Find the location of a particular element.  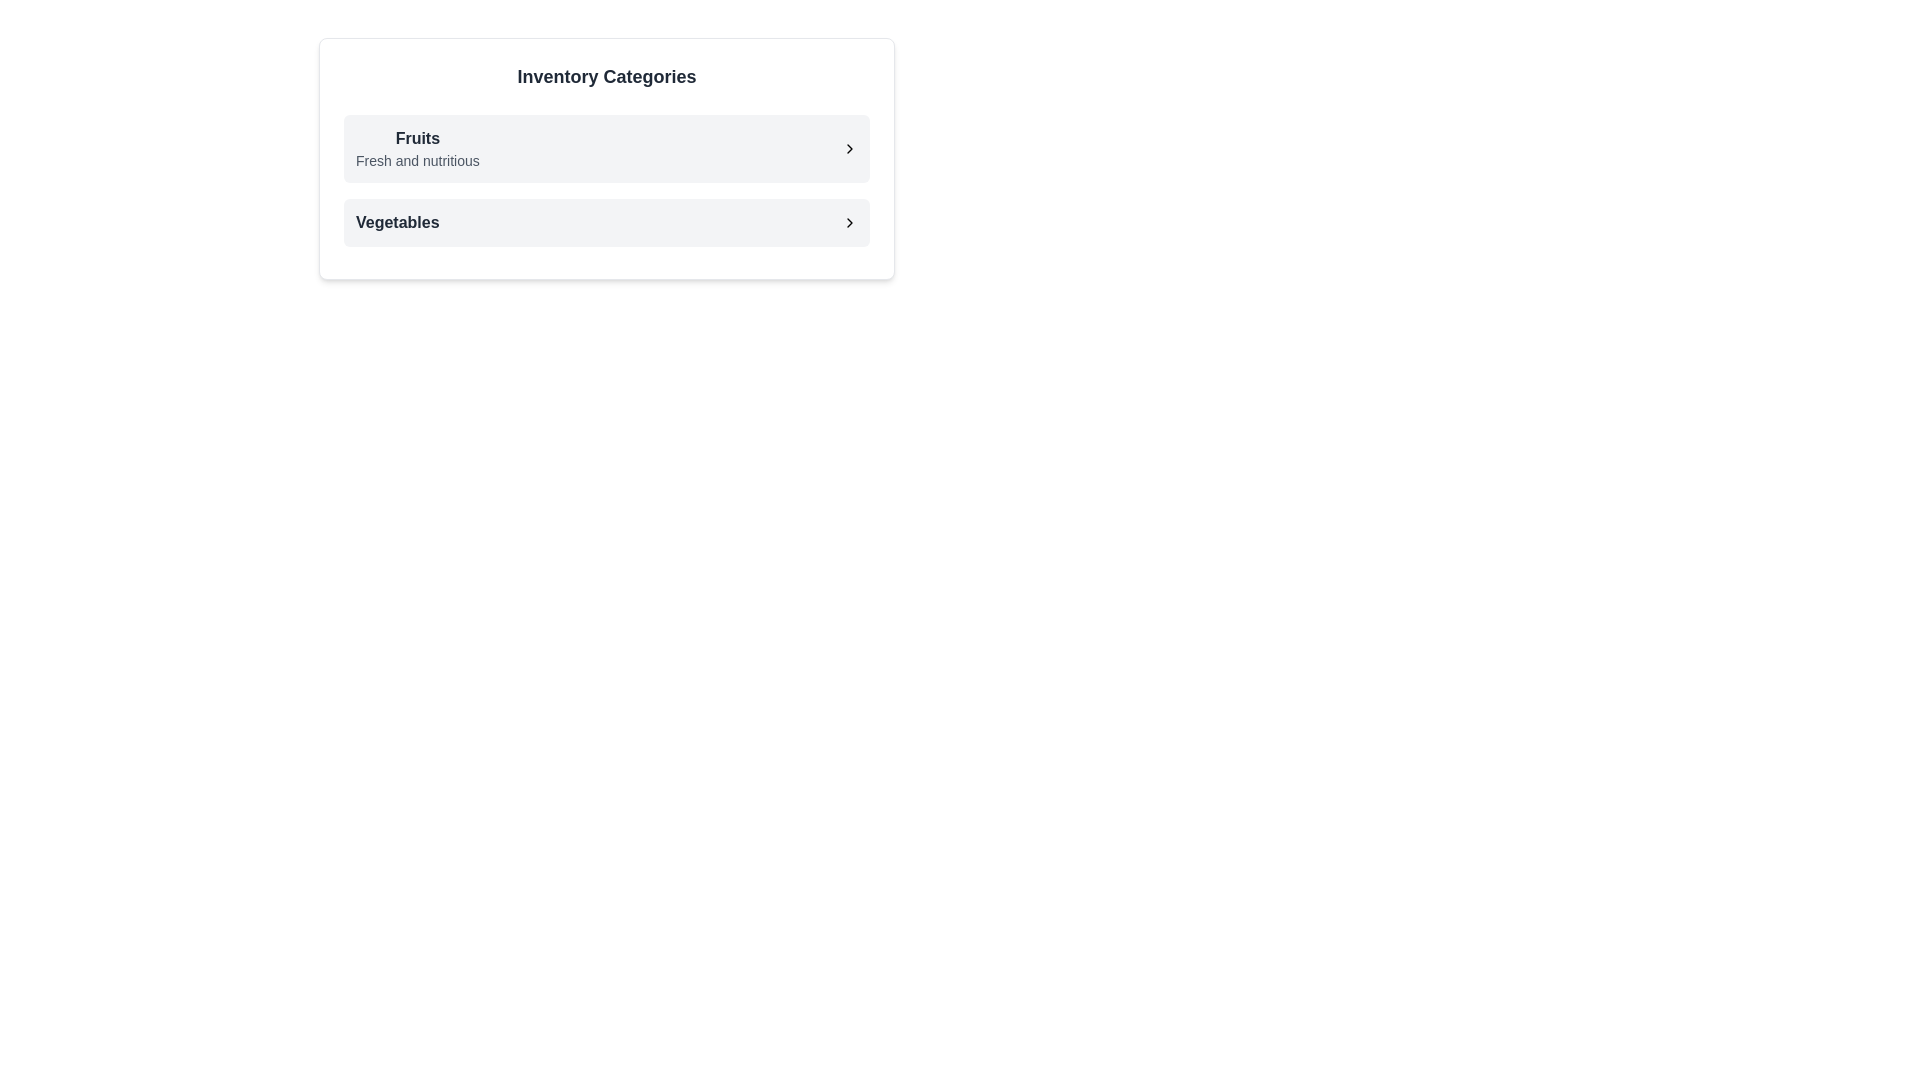

the 'Fruits' category label, which is bold and dark gray is located at coordinates (416, 148).